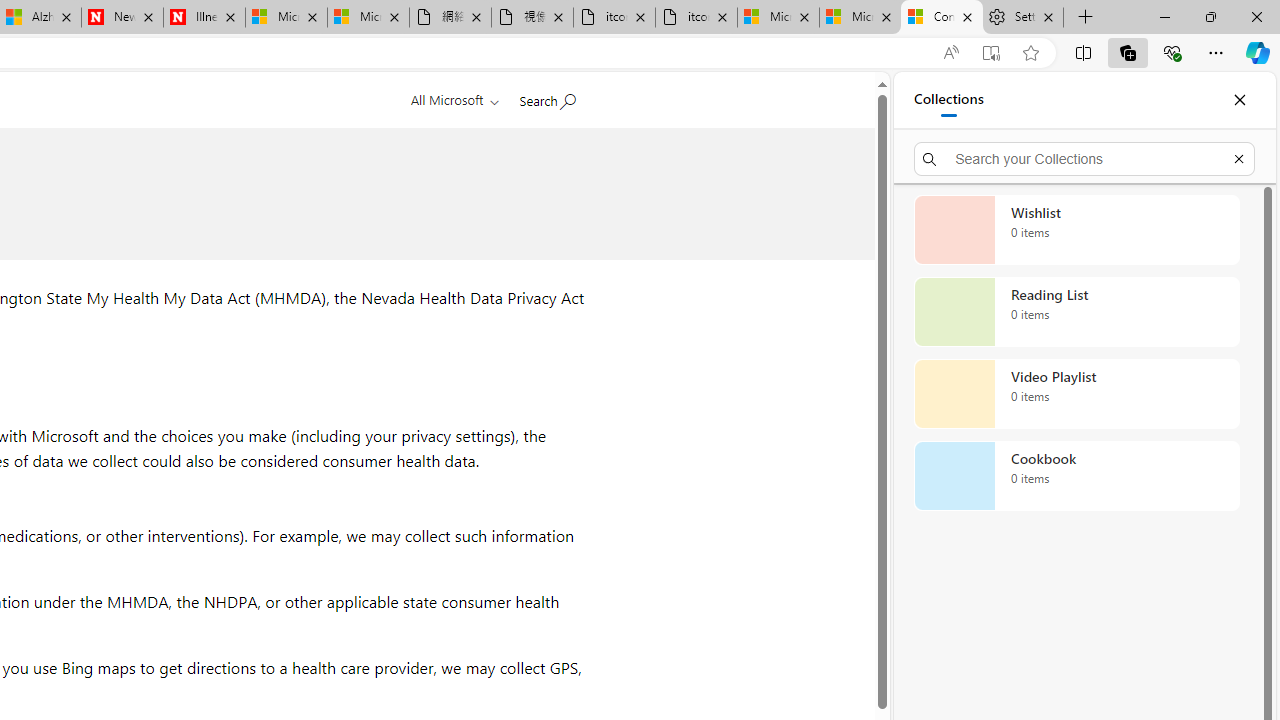 The height and width of the screenshot is (720, 1280). What do you see at coordinates (941, 17) in the screenshot?
I see `'Consumer Health Data Privacy Policy'` at bounding box center [941, 17].